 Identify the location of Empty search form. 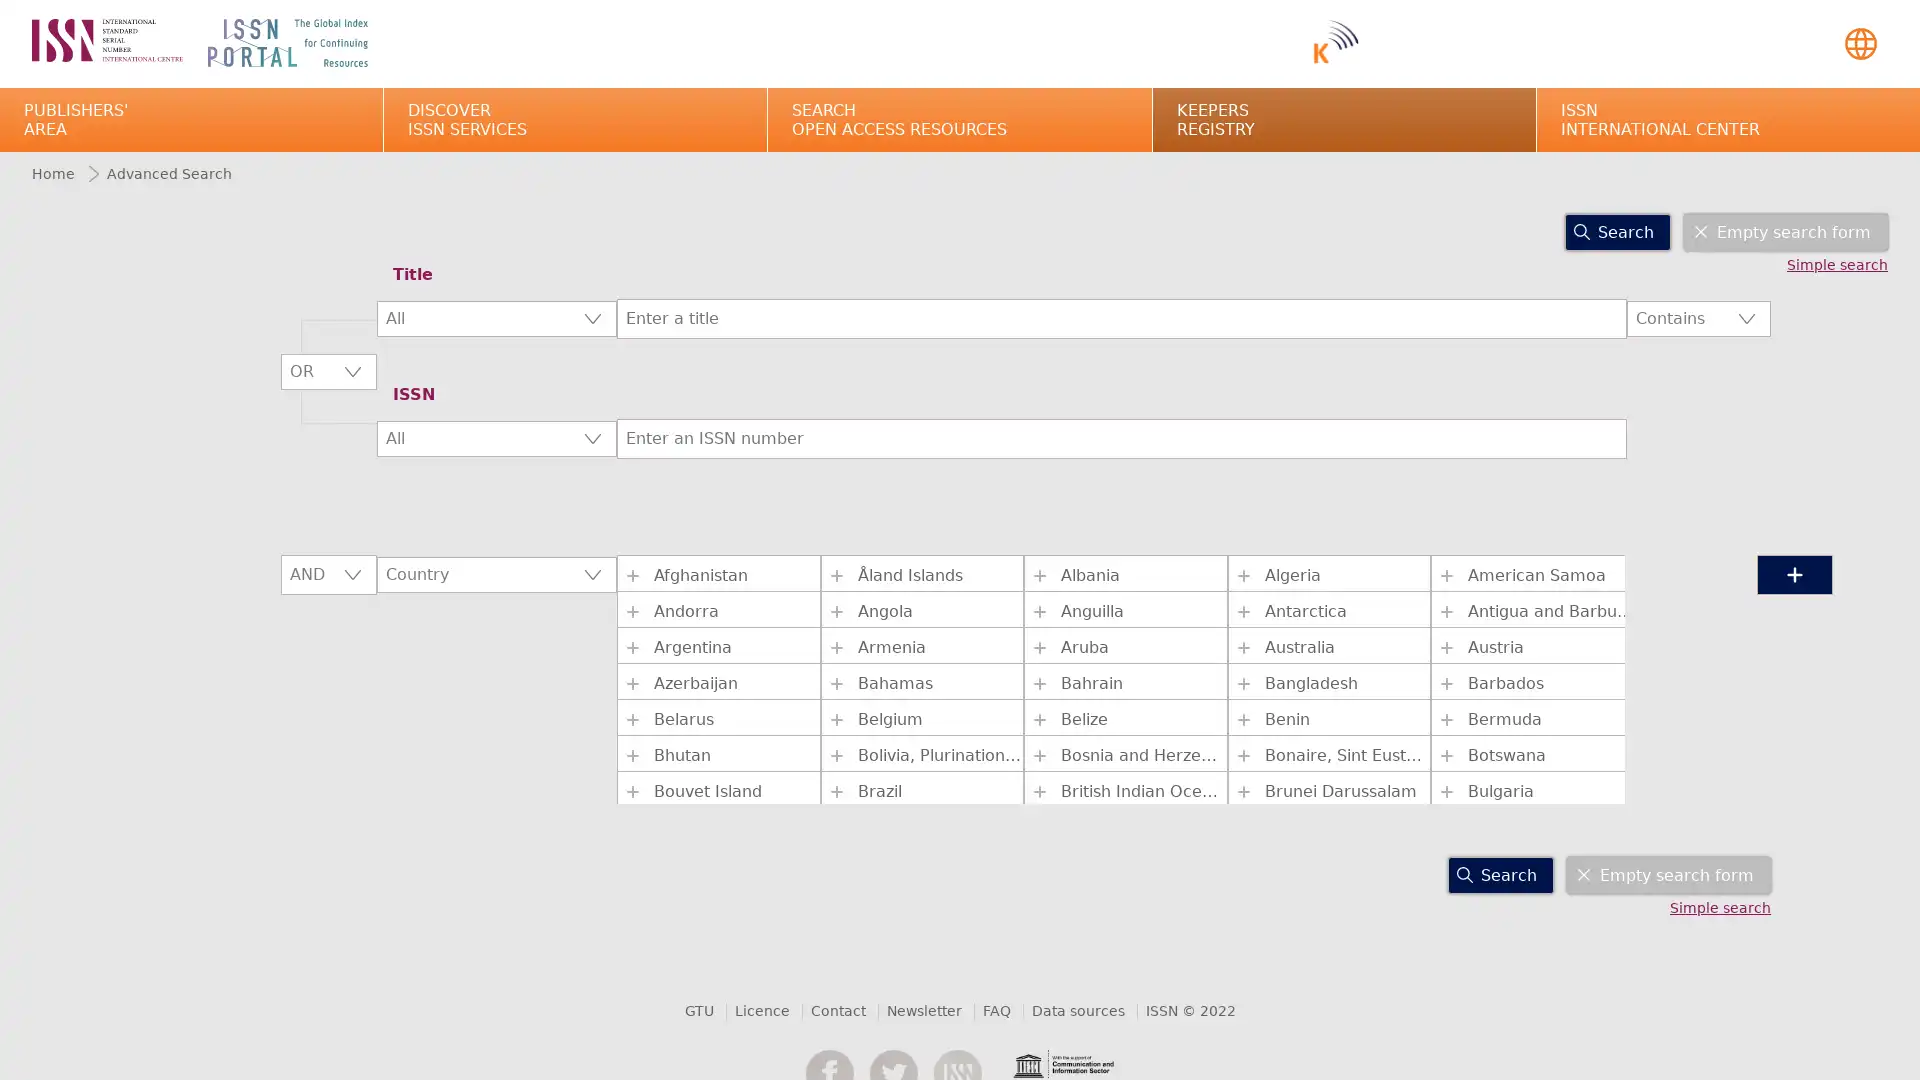
(1785, 230).